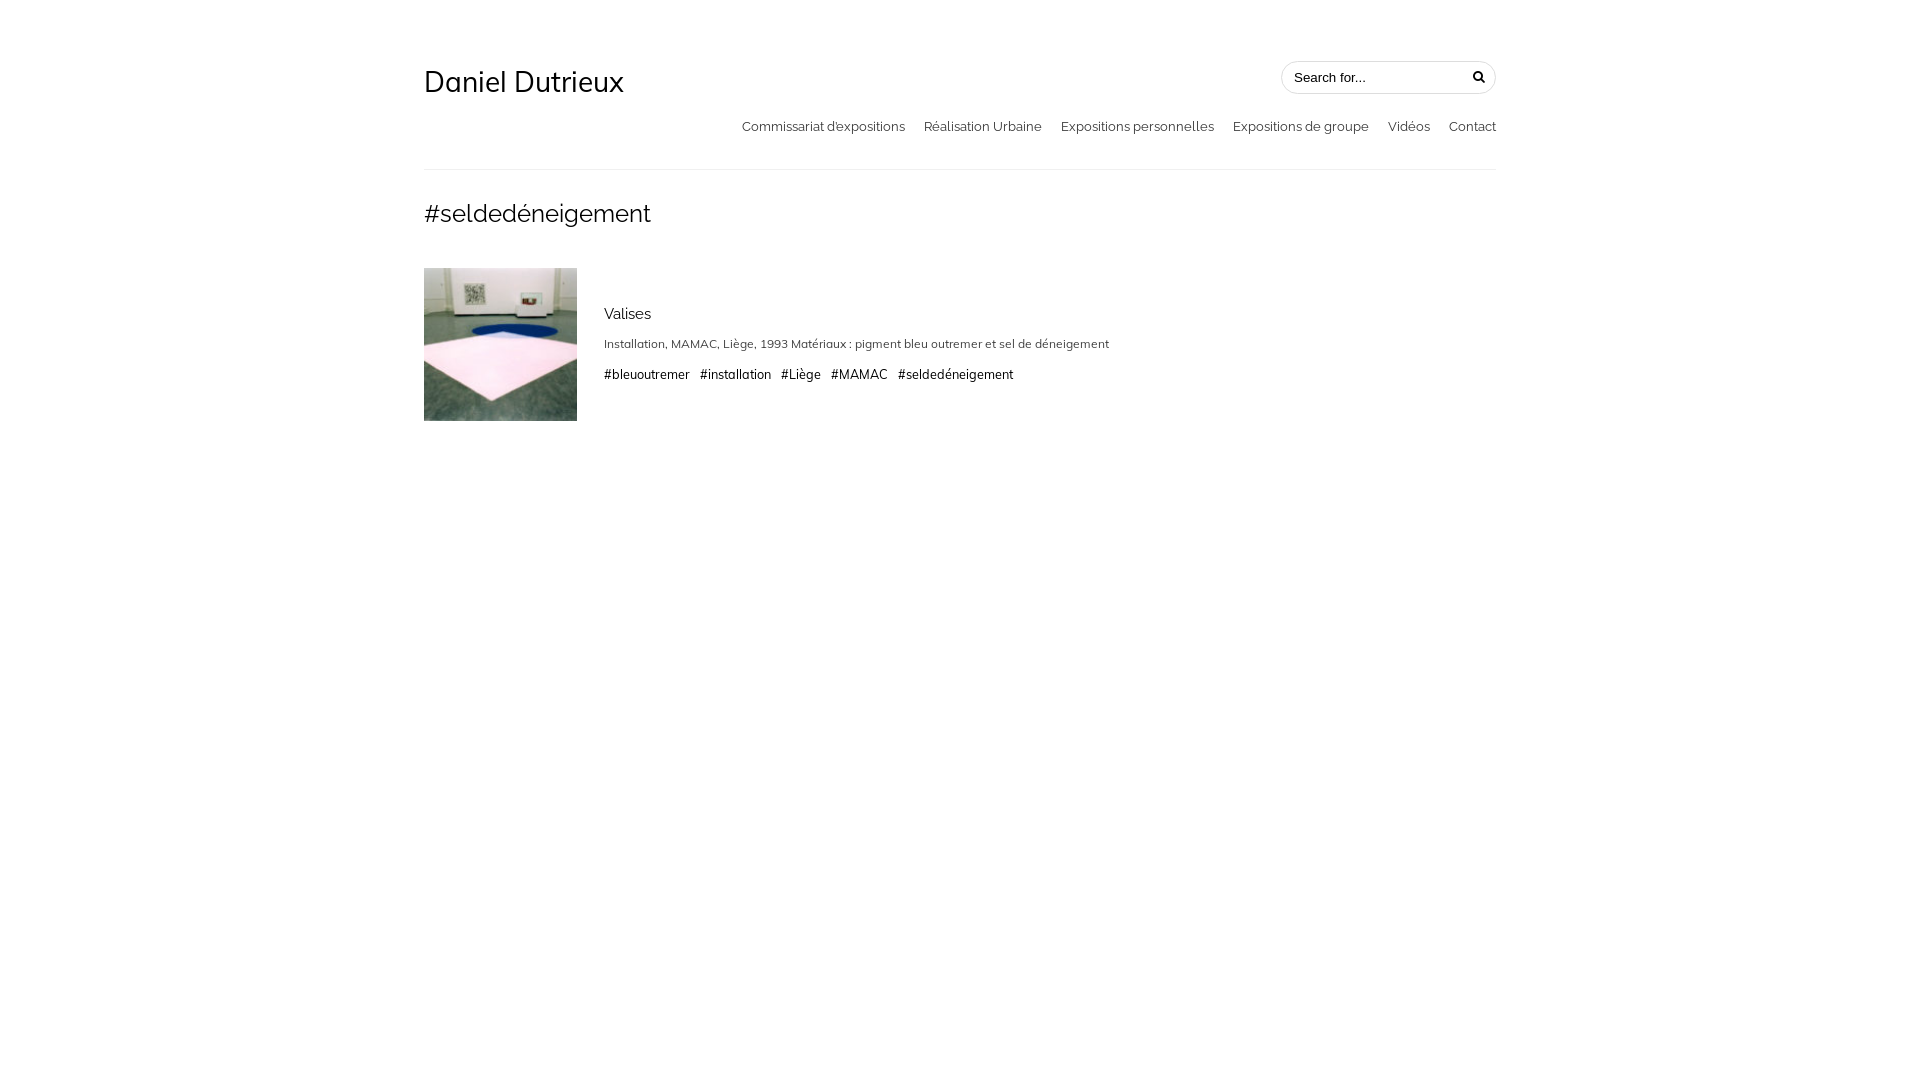  I want to click on 'Daniel Dutrieux', so click(523, 80).